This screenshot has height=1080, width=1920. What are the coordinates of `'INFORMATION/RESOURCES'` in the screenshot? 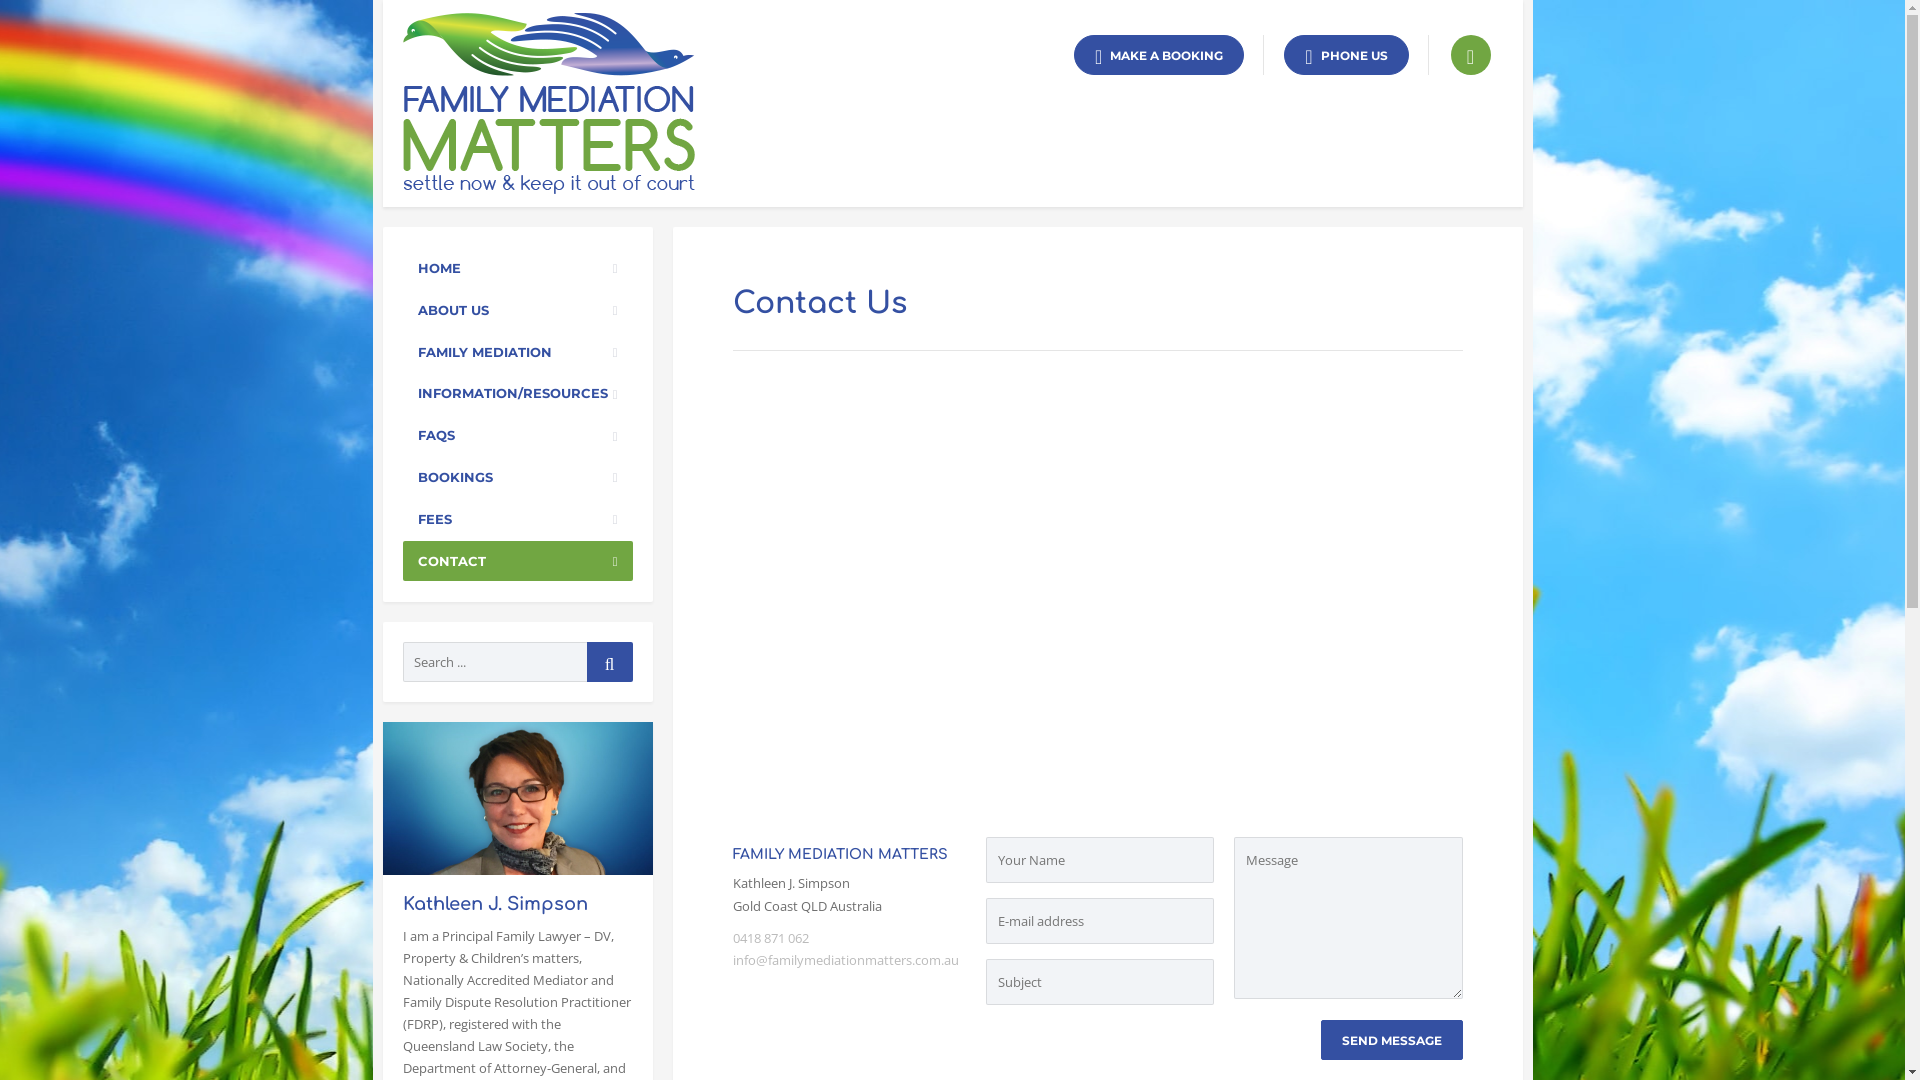 It's located at (401, 393).